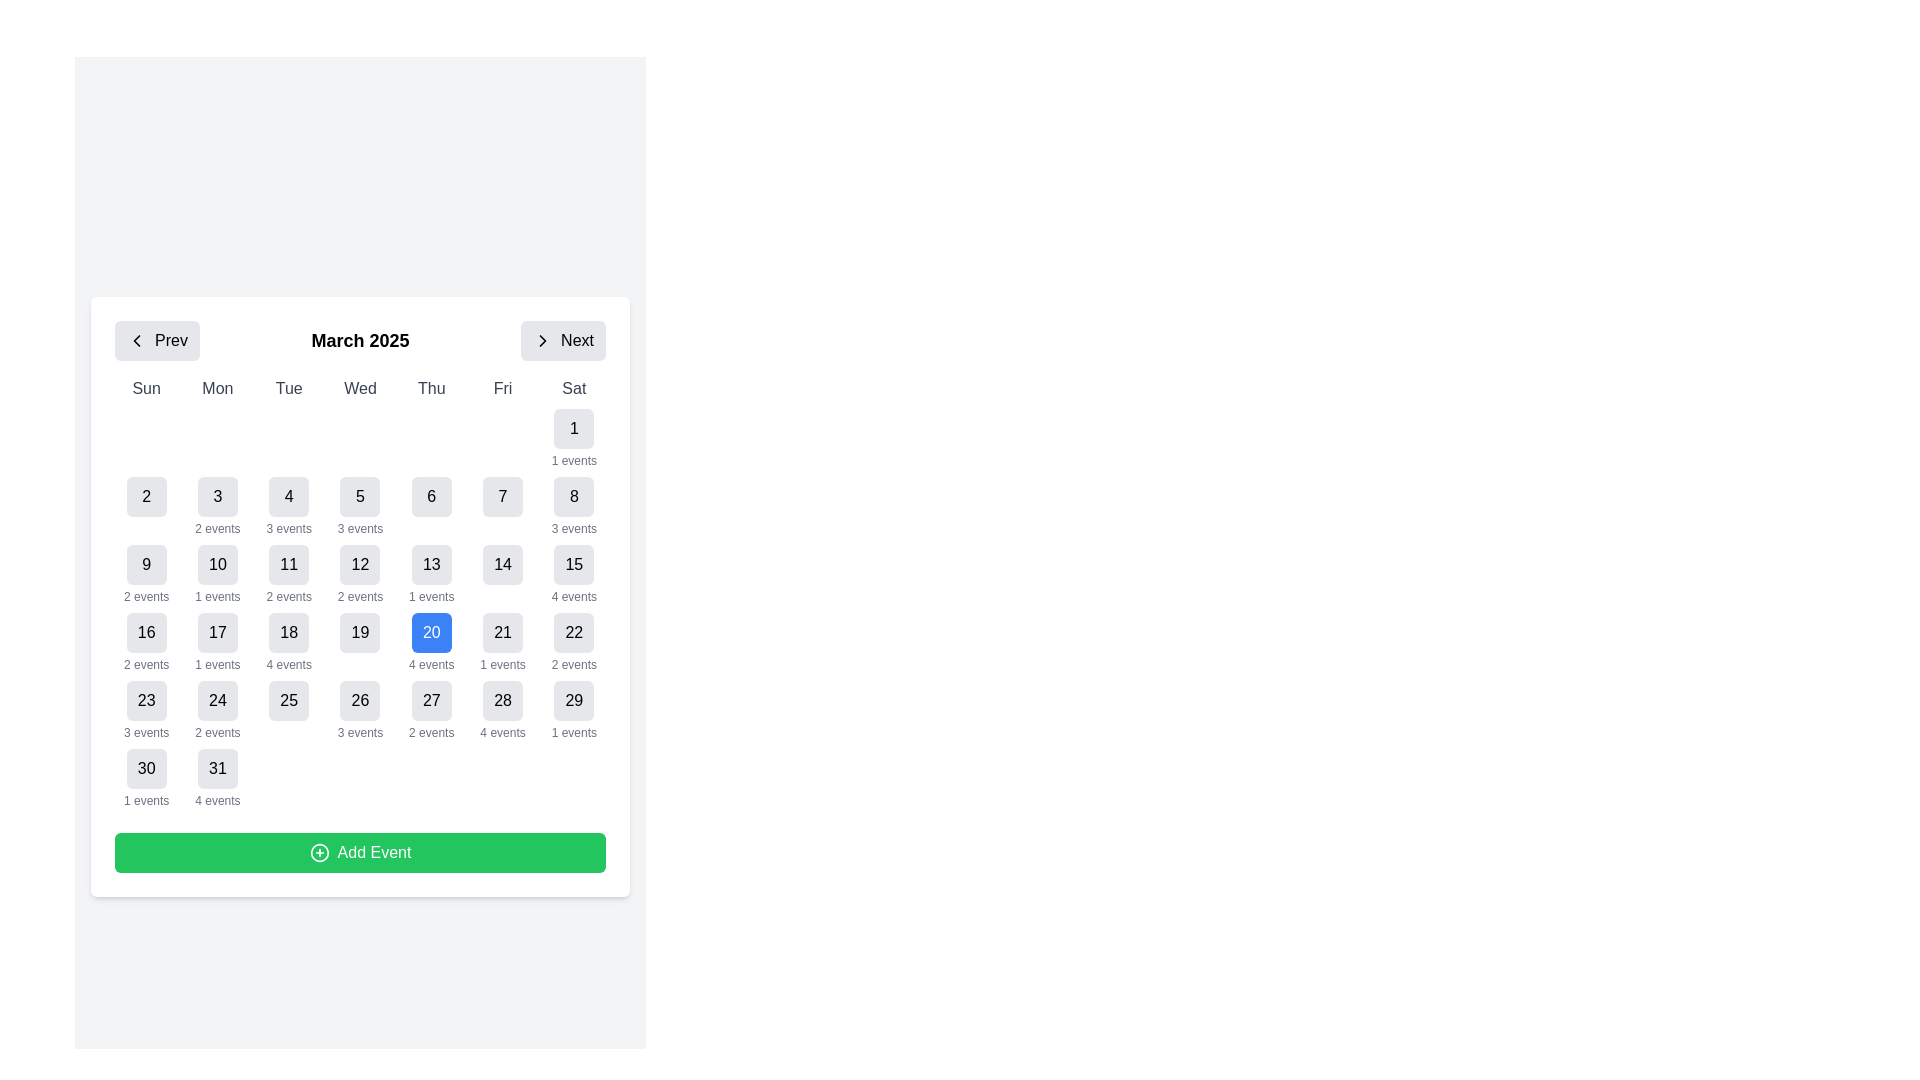 The image size is (1920, 1080). I want to click on the calendar date box displaying '31' with '4 events' below it, so click(217, 778).